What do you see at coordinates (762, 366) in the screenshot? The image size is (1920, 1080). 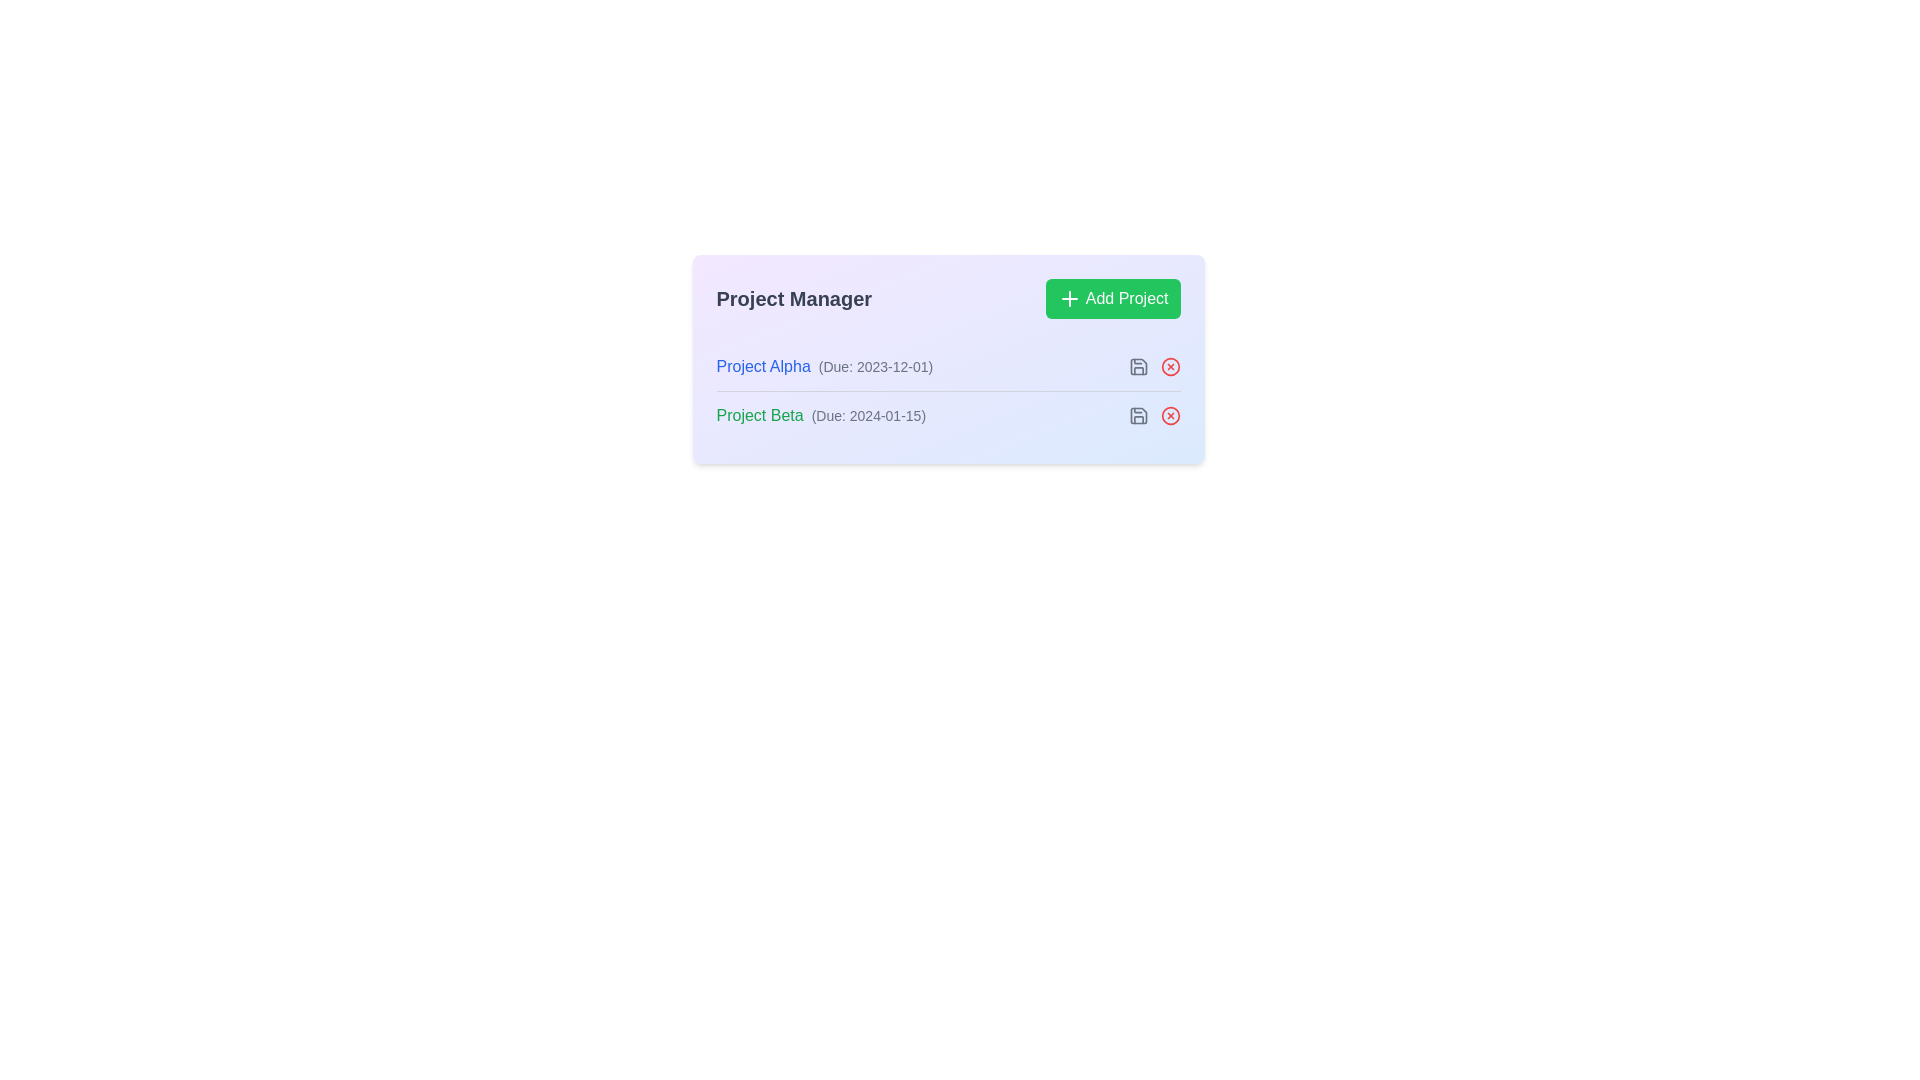 I see `the project title text label located in the 'Project Manager' section, which is the first visible item in the project list adjacent to the due date '(Due: 2023-12-01)'` at bounding box center [762, 366].